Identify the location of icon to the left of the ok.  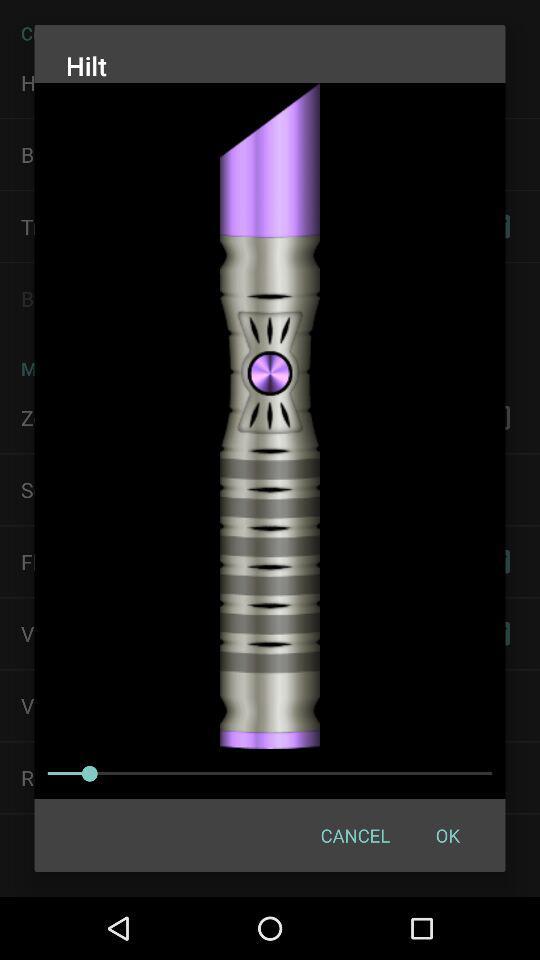
(354, 835).